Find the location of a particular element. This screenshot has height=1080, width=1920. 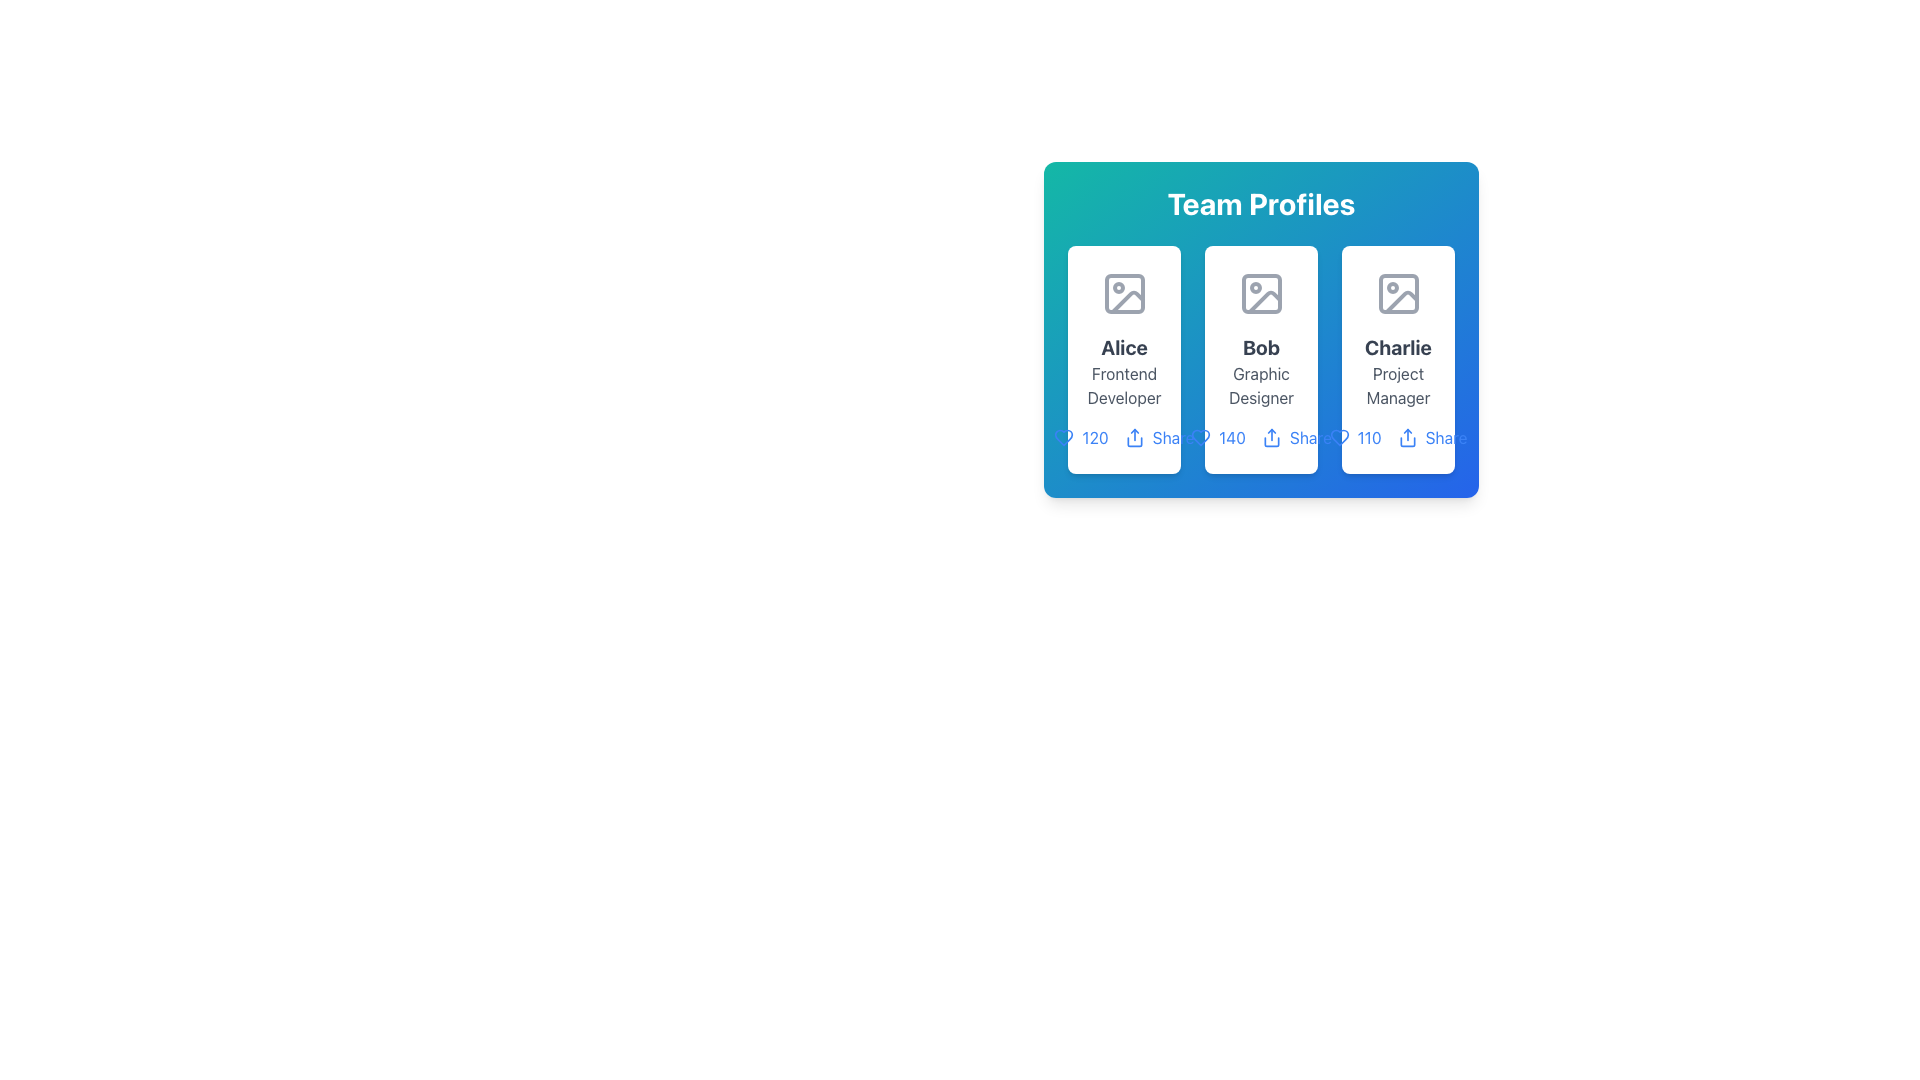

the text component displaying 'Frontend Developer' styled in gray, located in the center of the leftmost team profile card beneath 'Alice' is located at coordinates (1124, 385).